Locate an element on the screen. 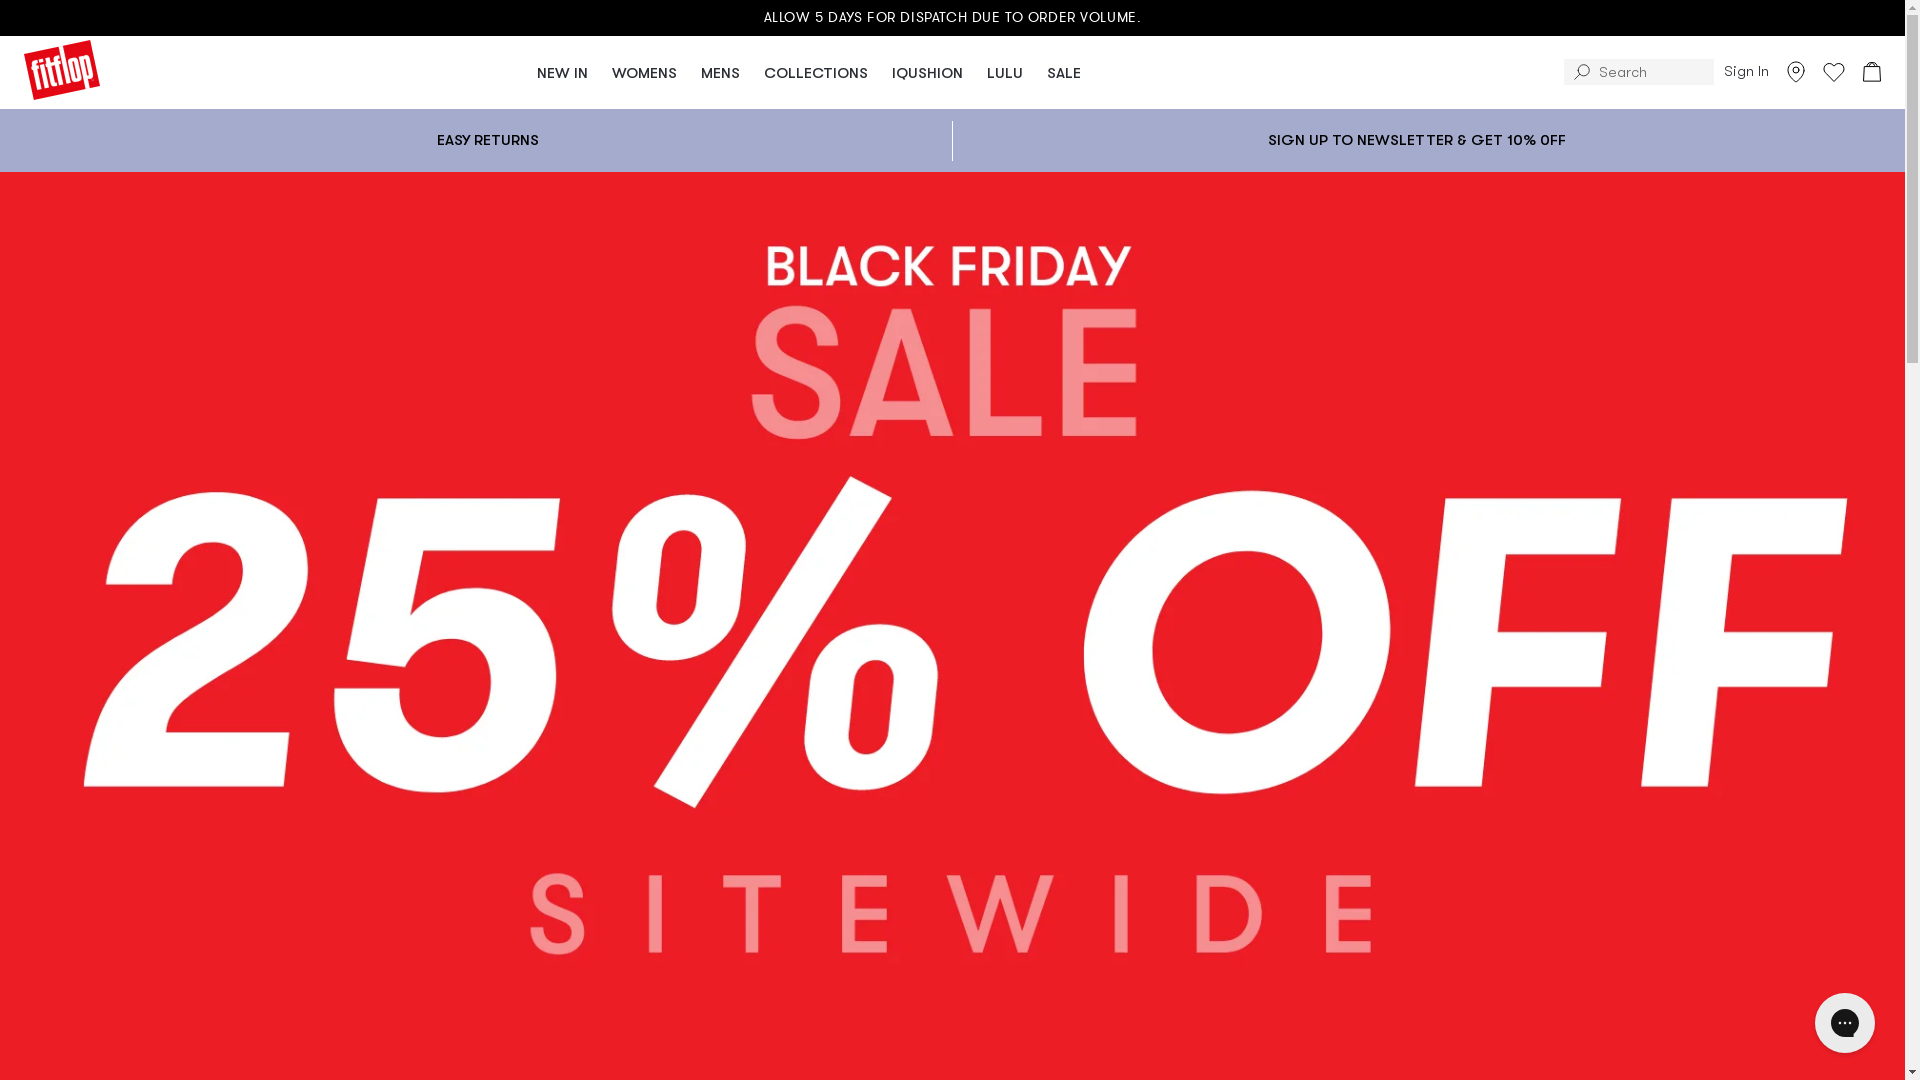  'WOMENS' is located at coordinates (644, 70).